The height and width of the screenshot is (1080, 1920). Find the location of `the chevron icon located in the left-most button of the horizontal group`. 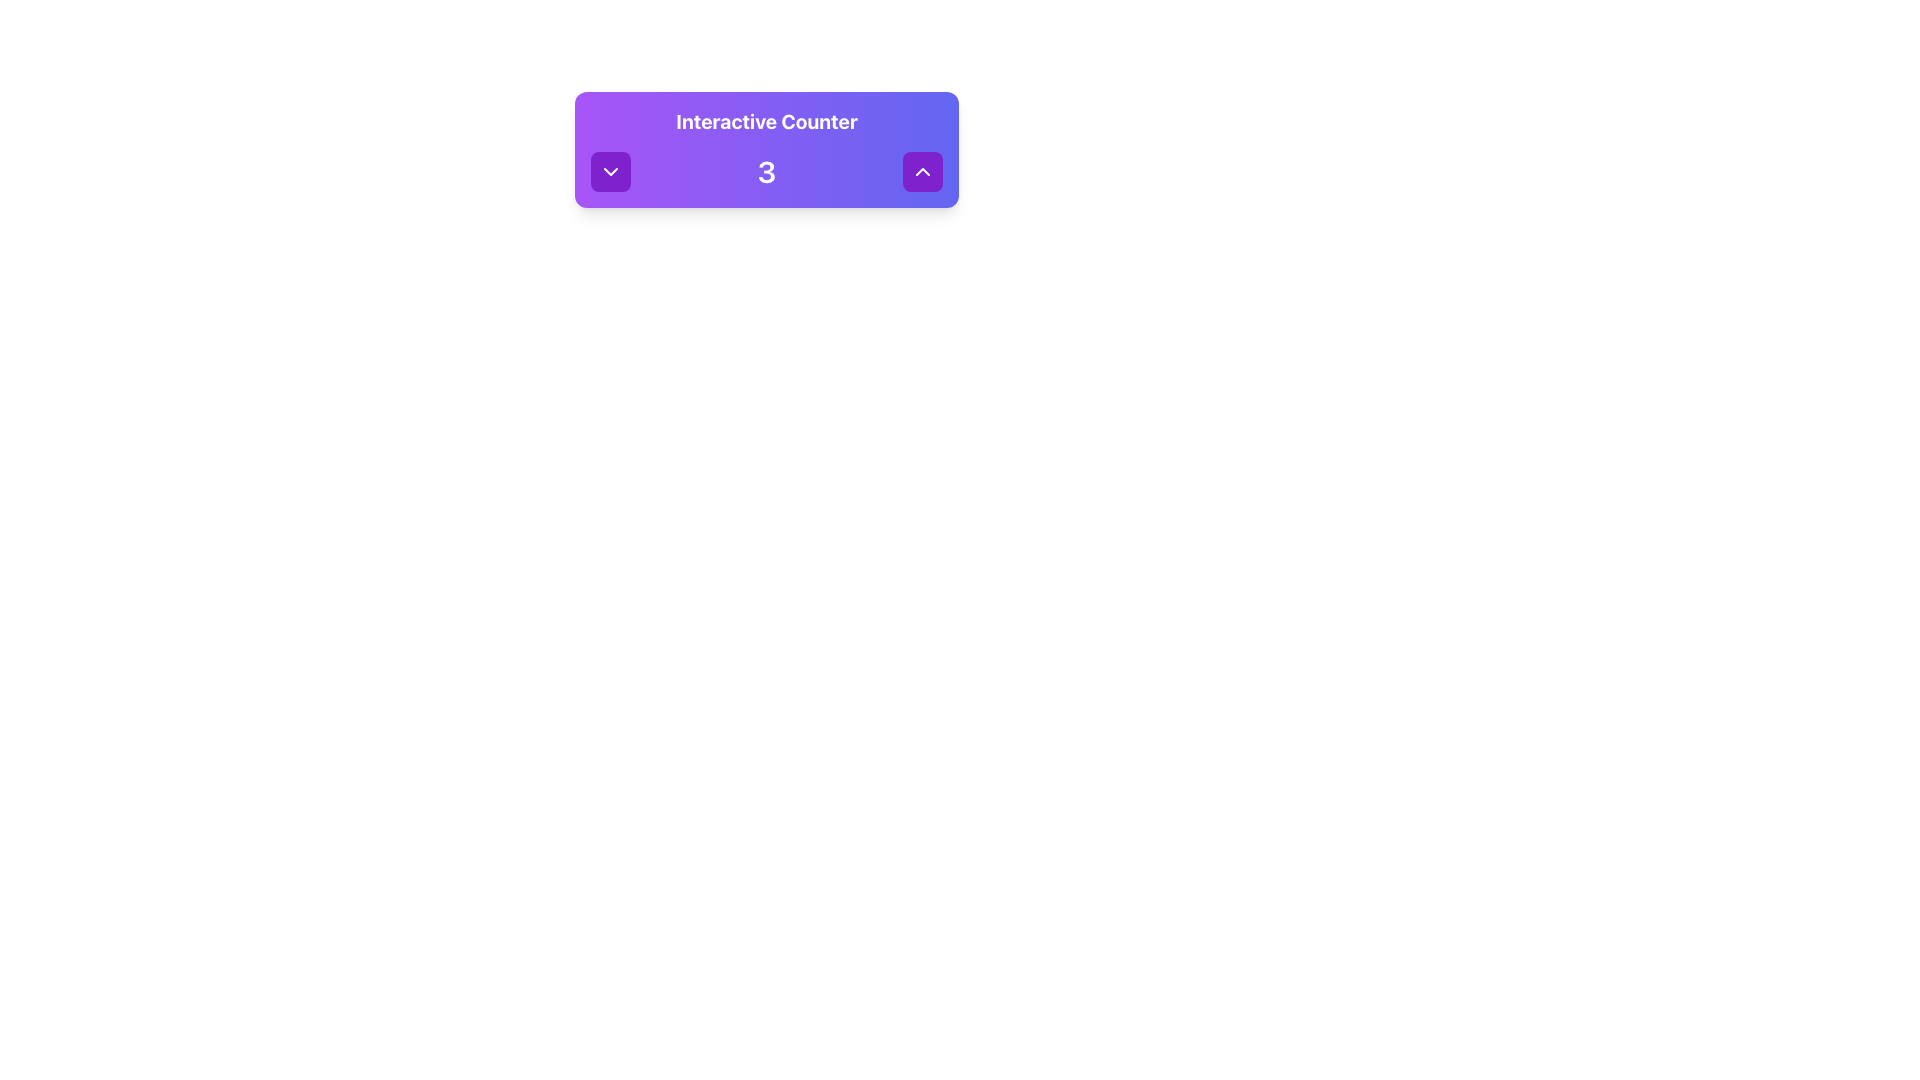

the chevron icon located in the left-most button of the horizontal group is located at coordinates (609, 171).